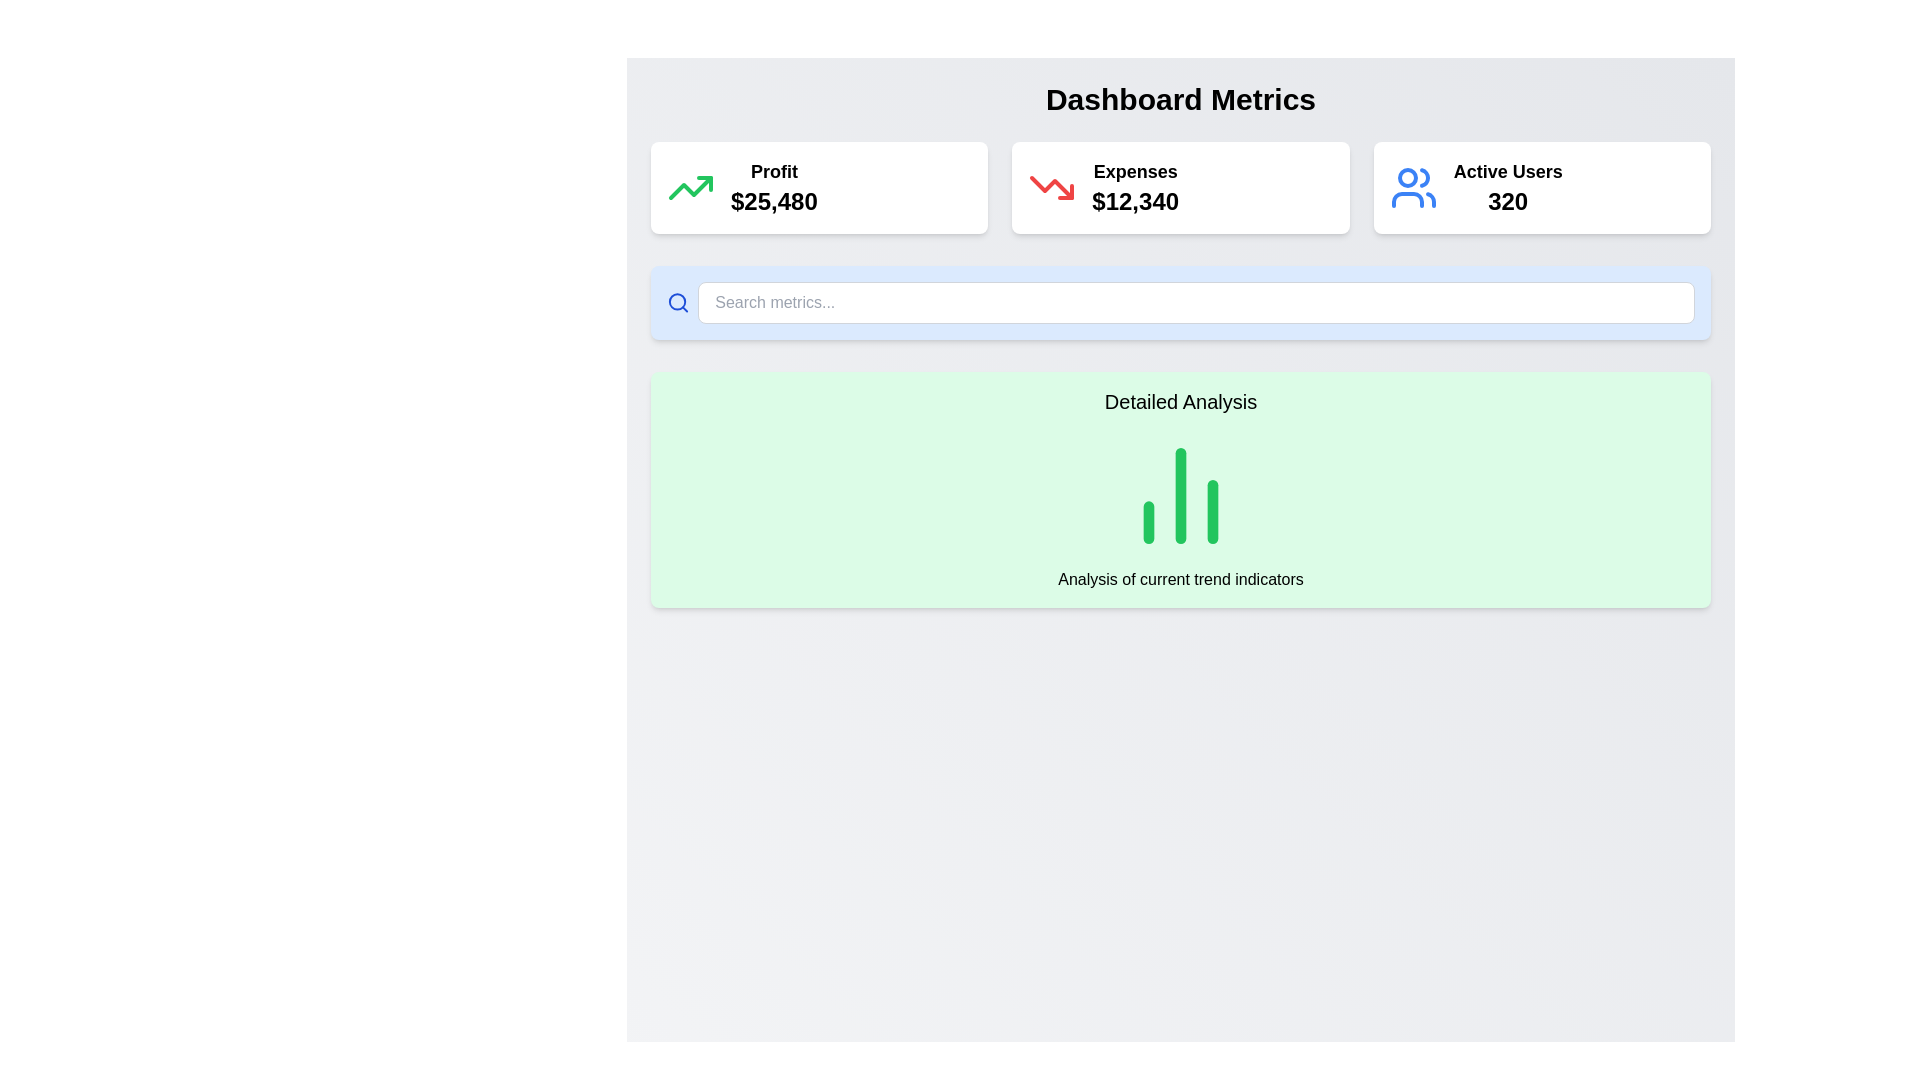 This screenshot has height=1080, width=1920. What do you see at coordinates (1135, 171) in the screenshot?
I see `the 'Expenses' text label that serves as a title for the expenses metric, located in the middle section of a horizontal row at the top of the interface, above the numeric content '$12,340'` at bounding box center [1135, 171].